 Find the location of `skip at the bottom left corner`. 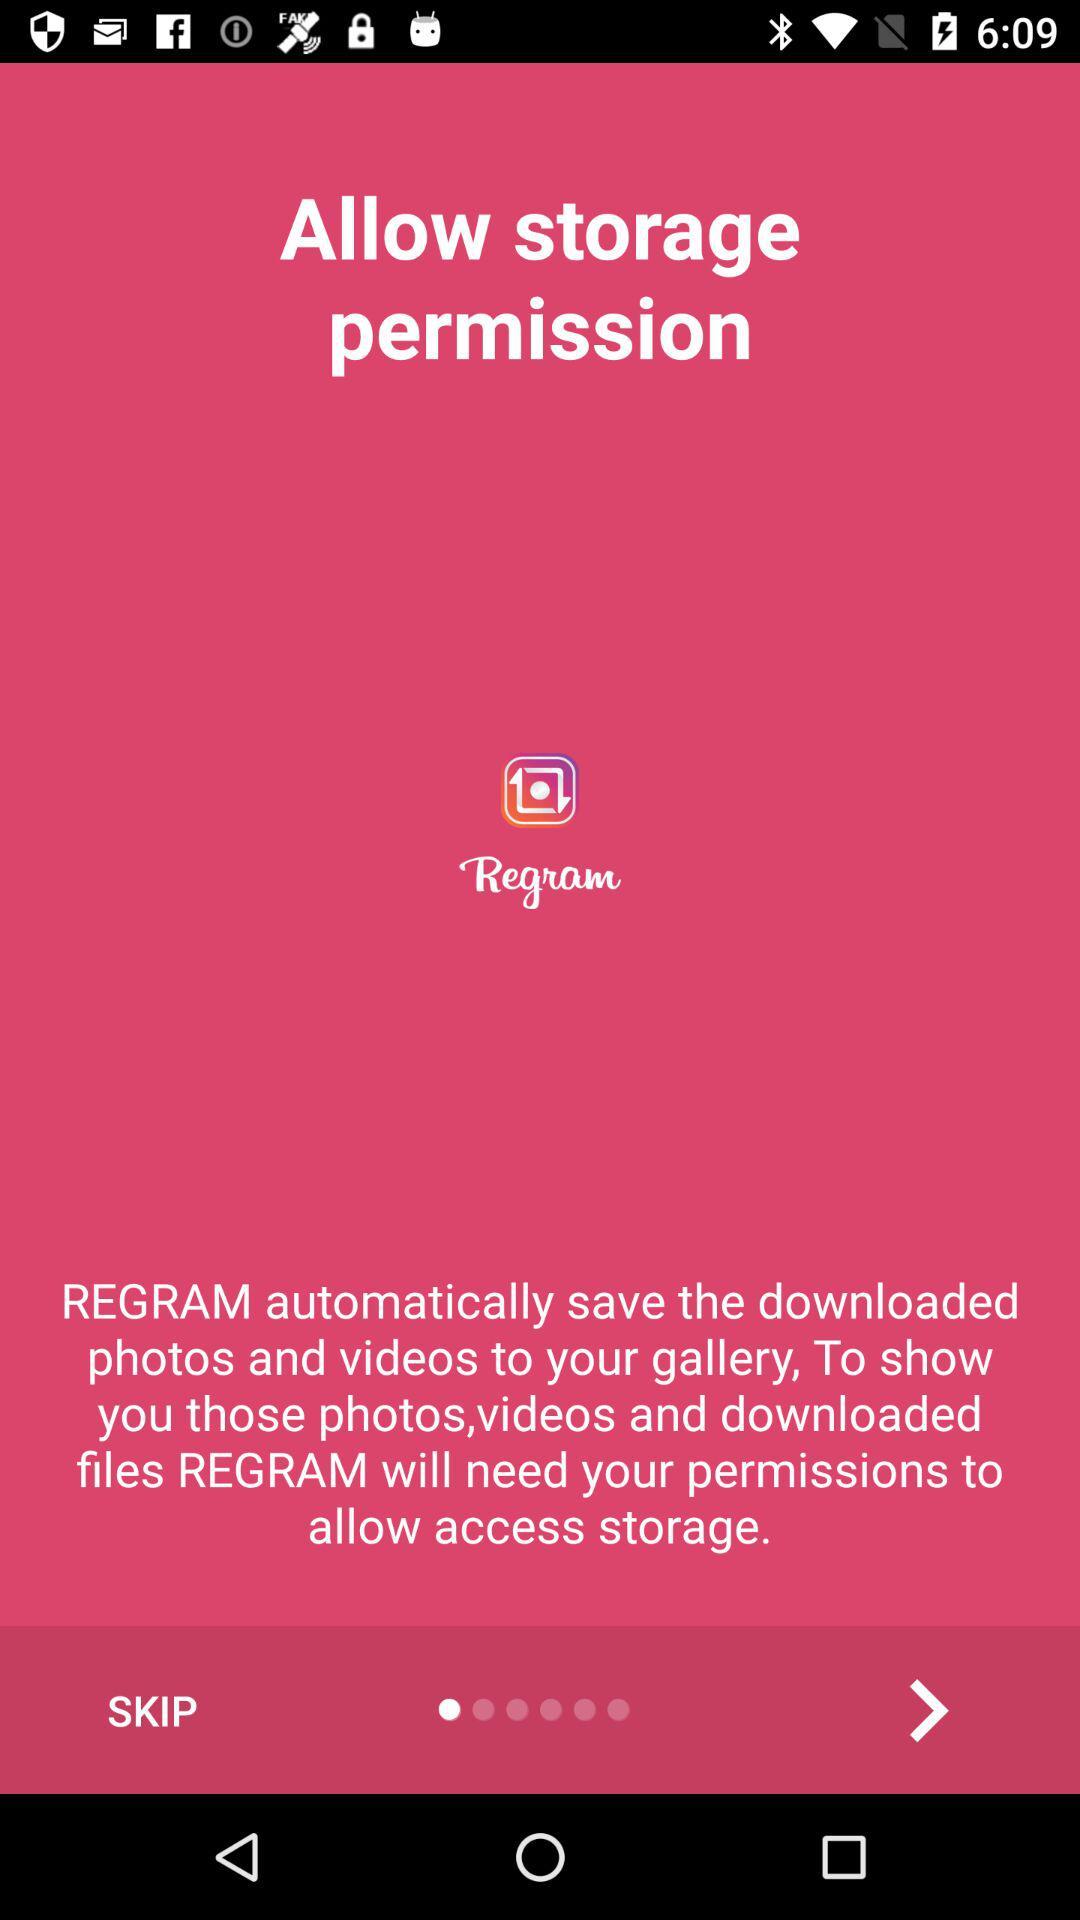

skip at the bottom left corner is located at coordinates (151, 1709).